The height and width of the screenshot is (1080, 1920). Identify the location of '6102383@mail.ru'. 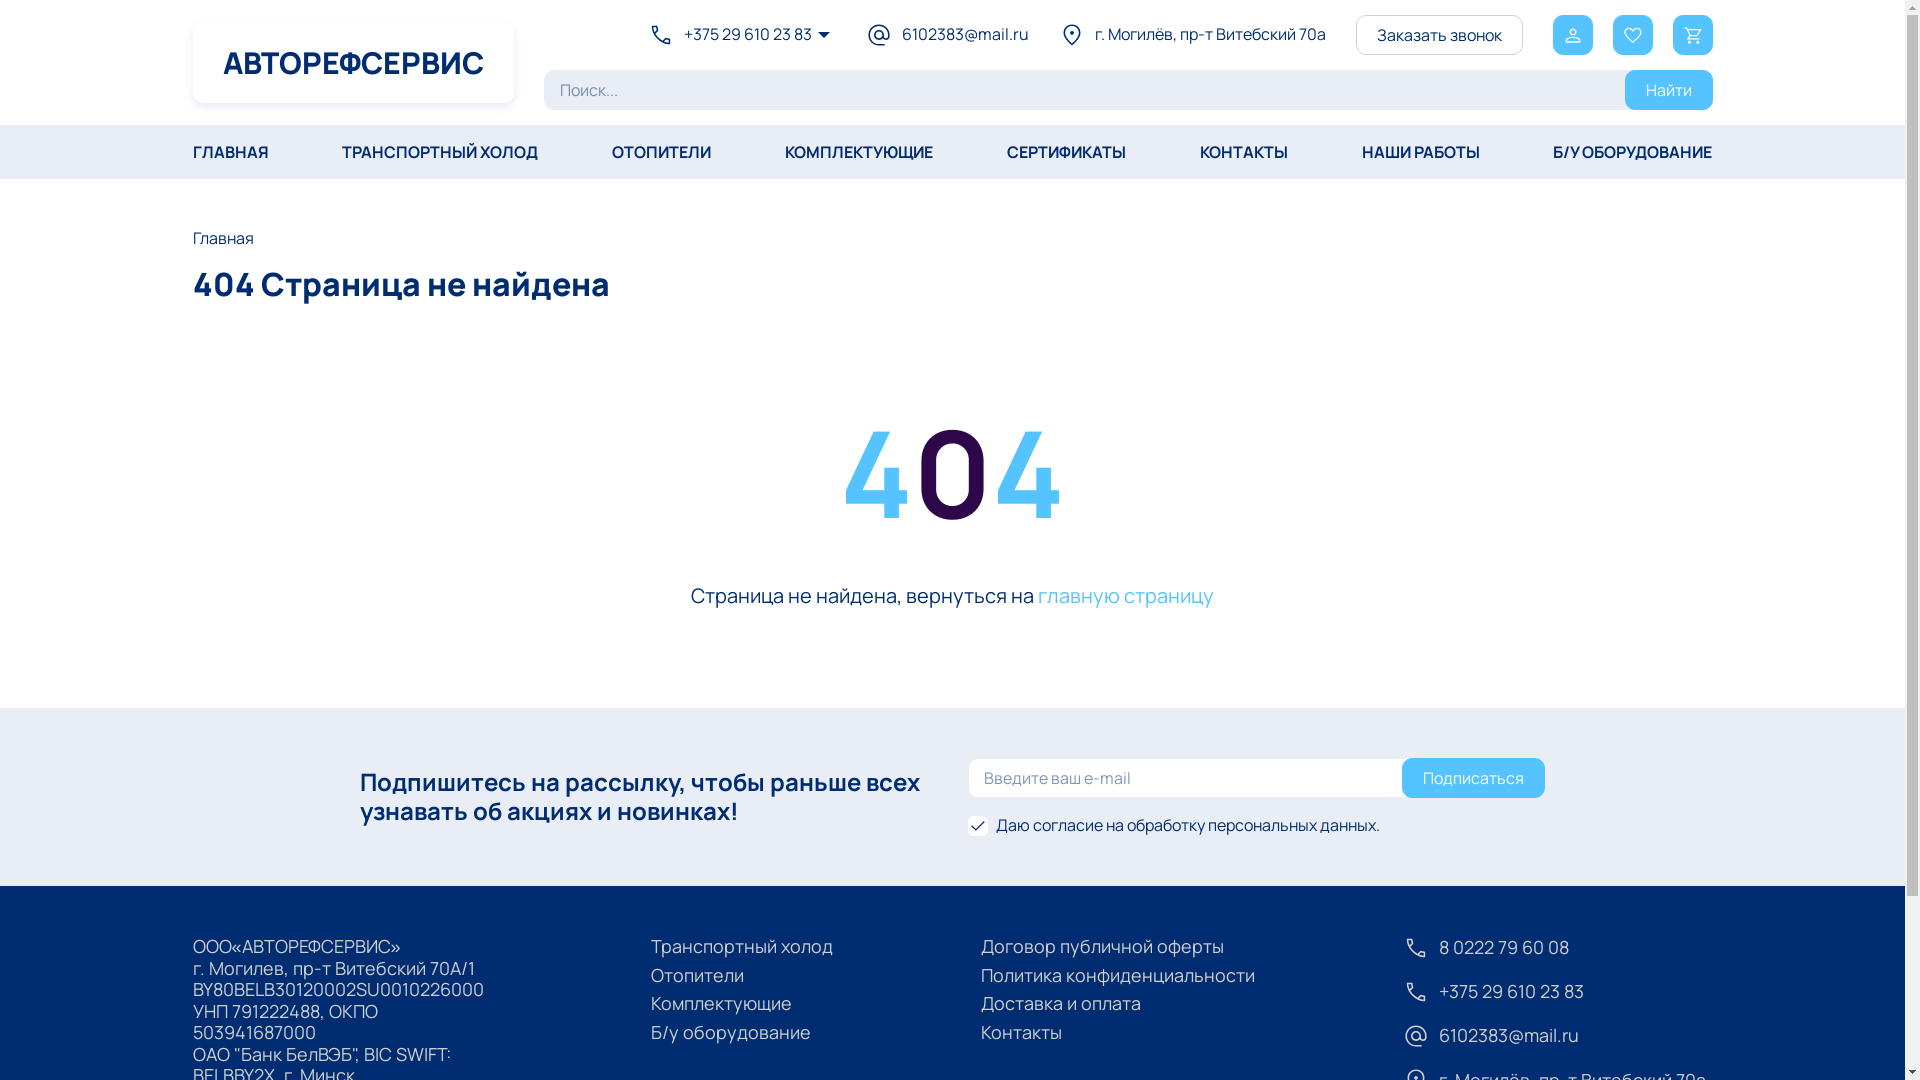
(865, 34).